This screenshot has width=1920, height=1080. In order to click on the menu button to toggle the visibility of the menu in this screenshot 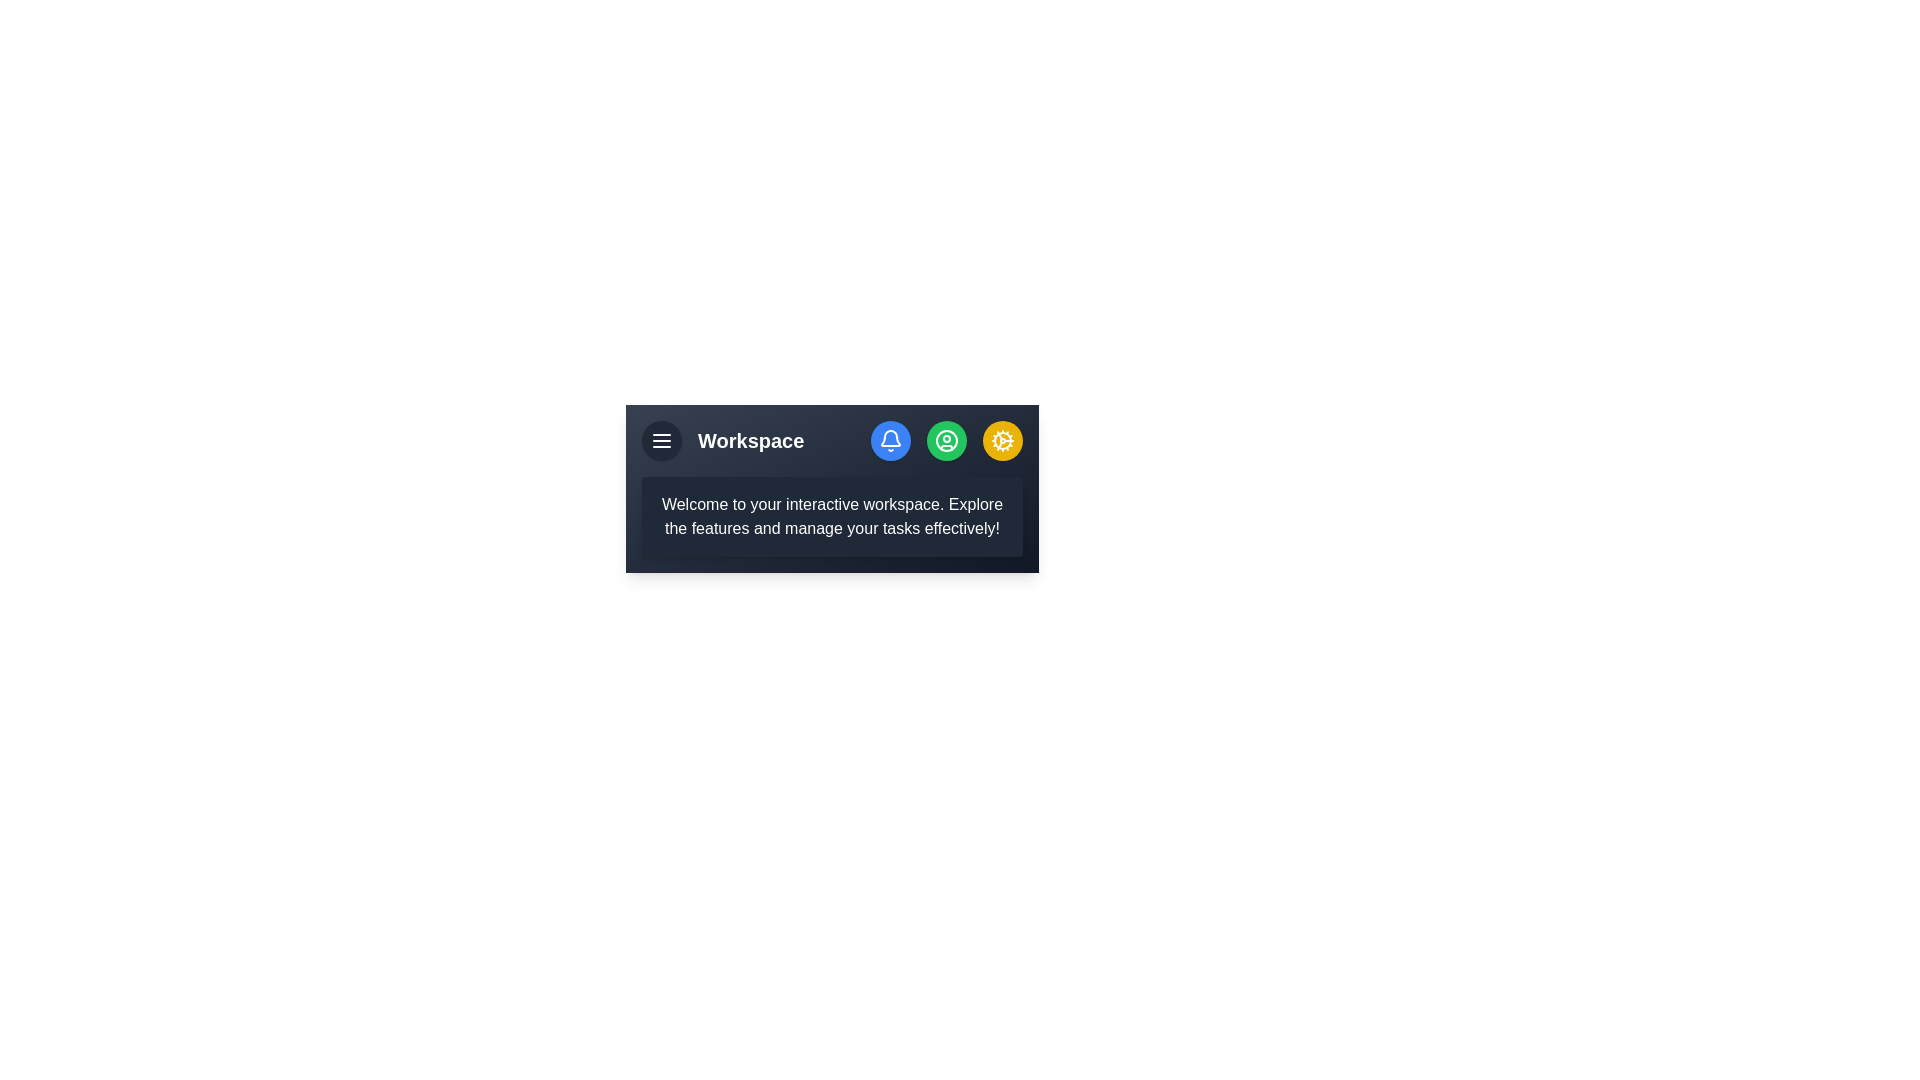, I will do `click(662, 439)`.